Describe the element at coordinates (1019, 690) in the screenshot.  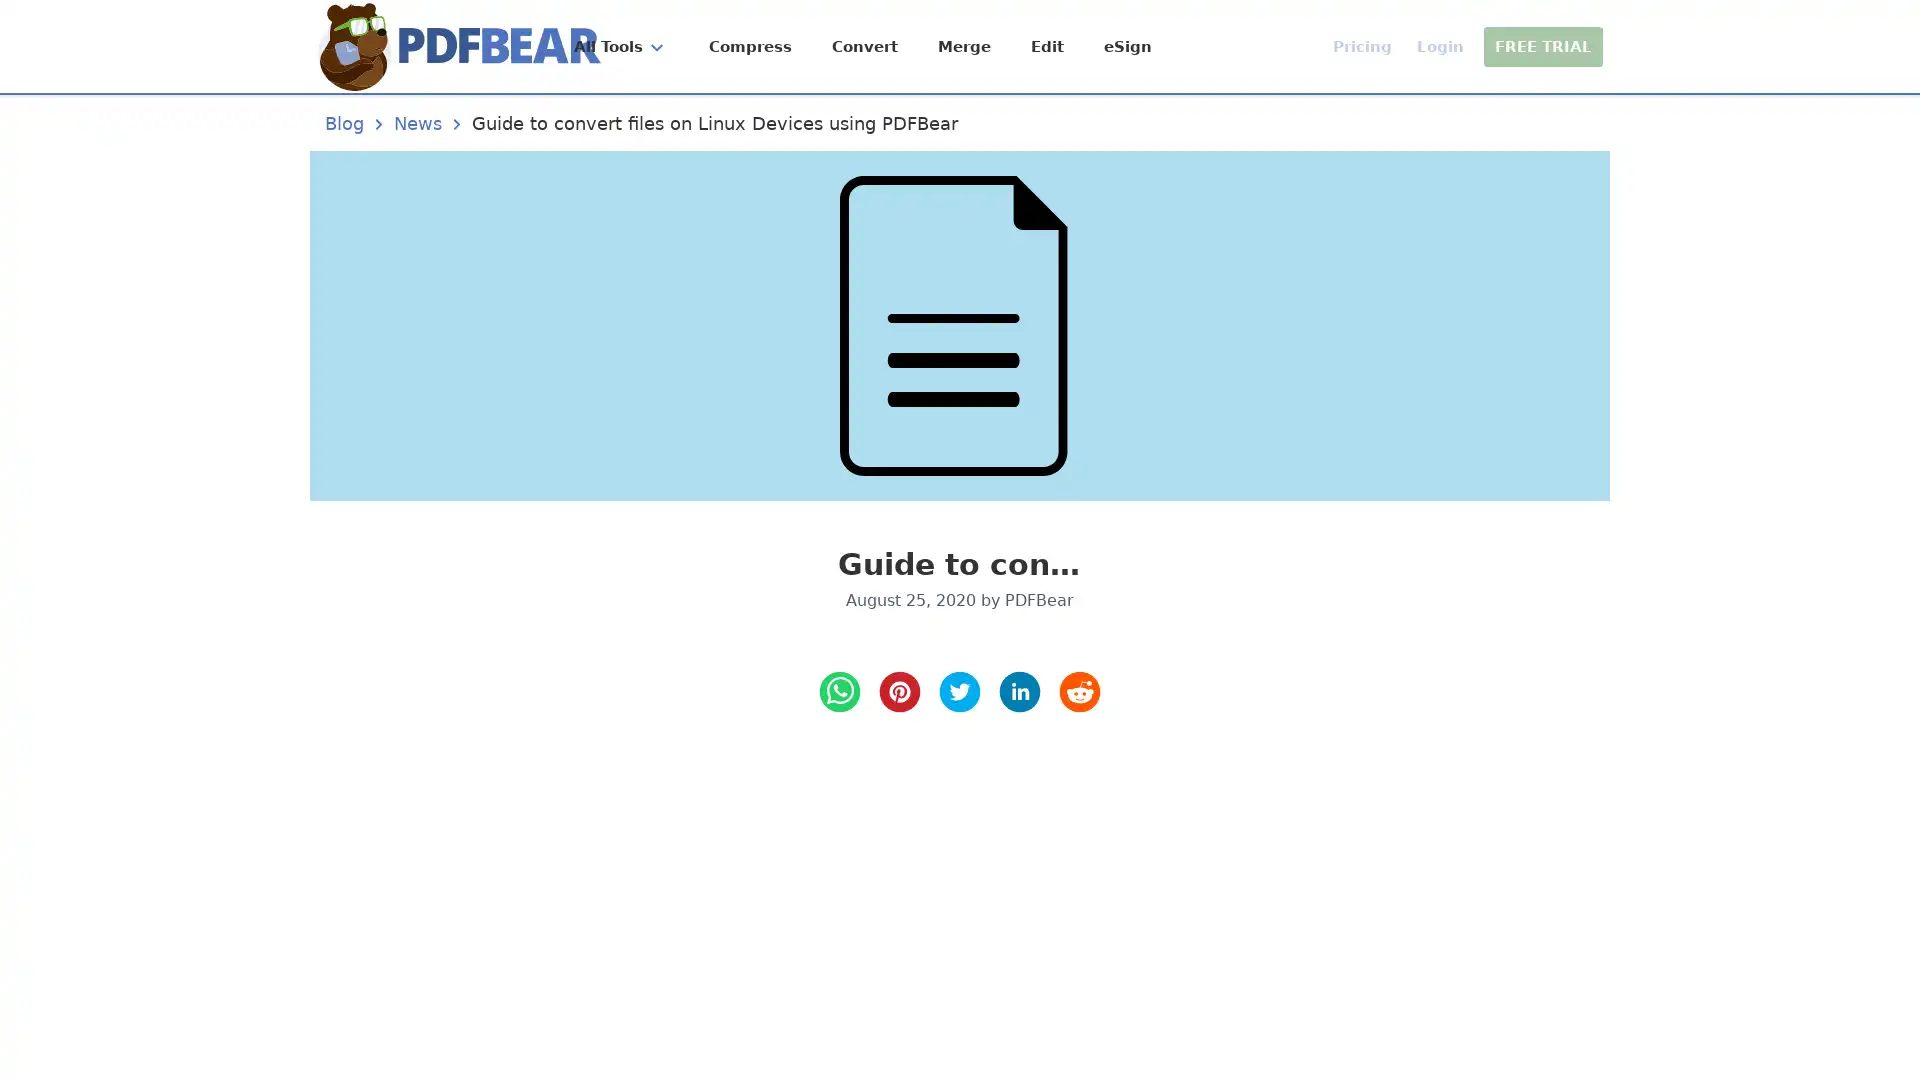
I see `LinkedIn` at that location.